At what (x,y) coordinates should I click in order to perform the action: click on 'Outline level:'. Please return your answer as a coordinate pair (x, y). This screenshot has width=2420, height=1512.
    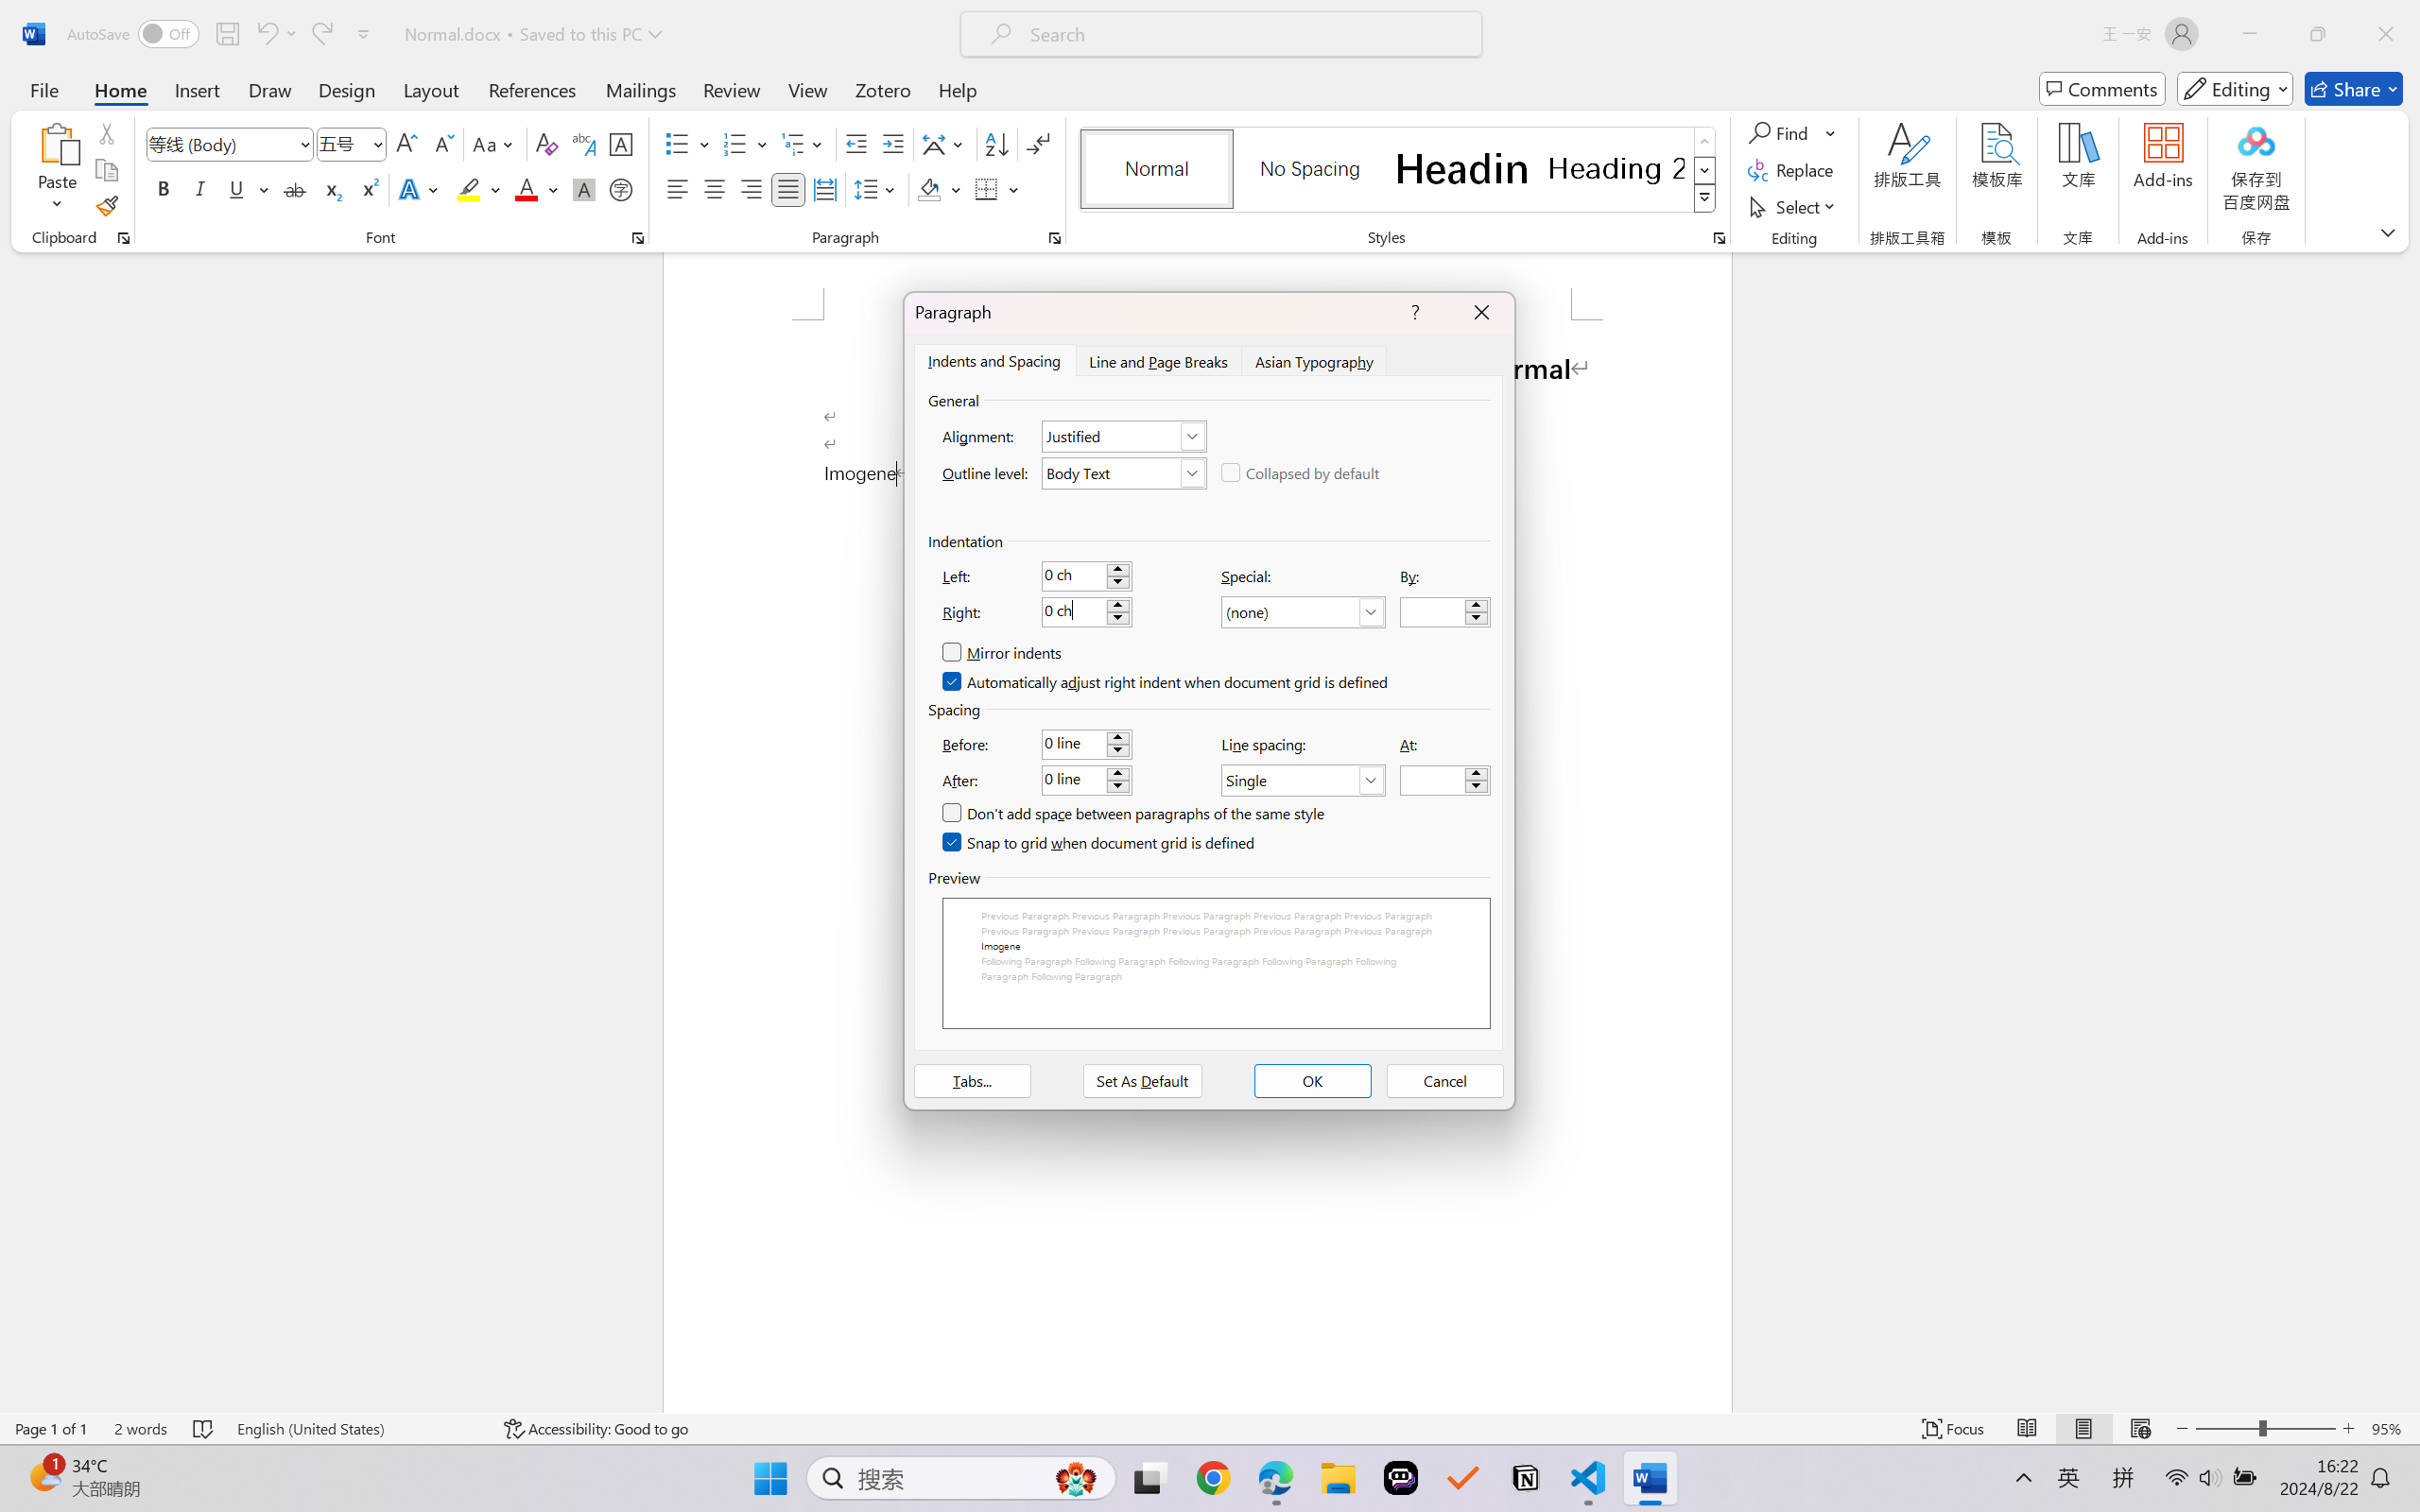
    Looking at the image, I should click on (1124, 472).